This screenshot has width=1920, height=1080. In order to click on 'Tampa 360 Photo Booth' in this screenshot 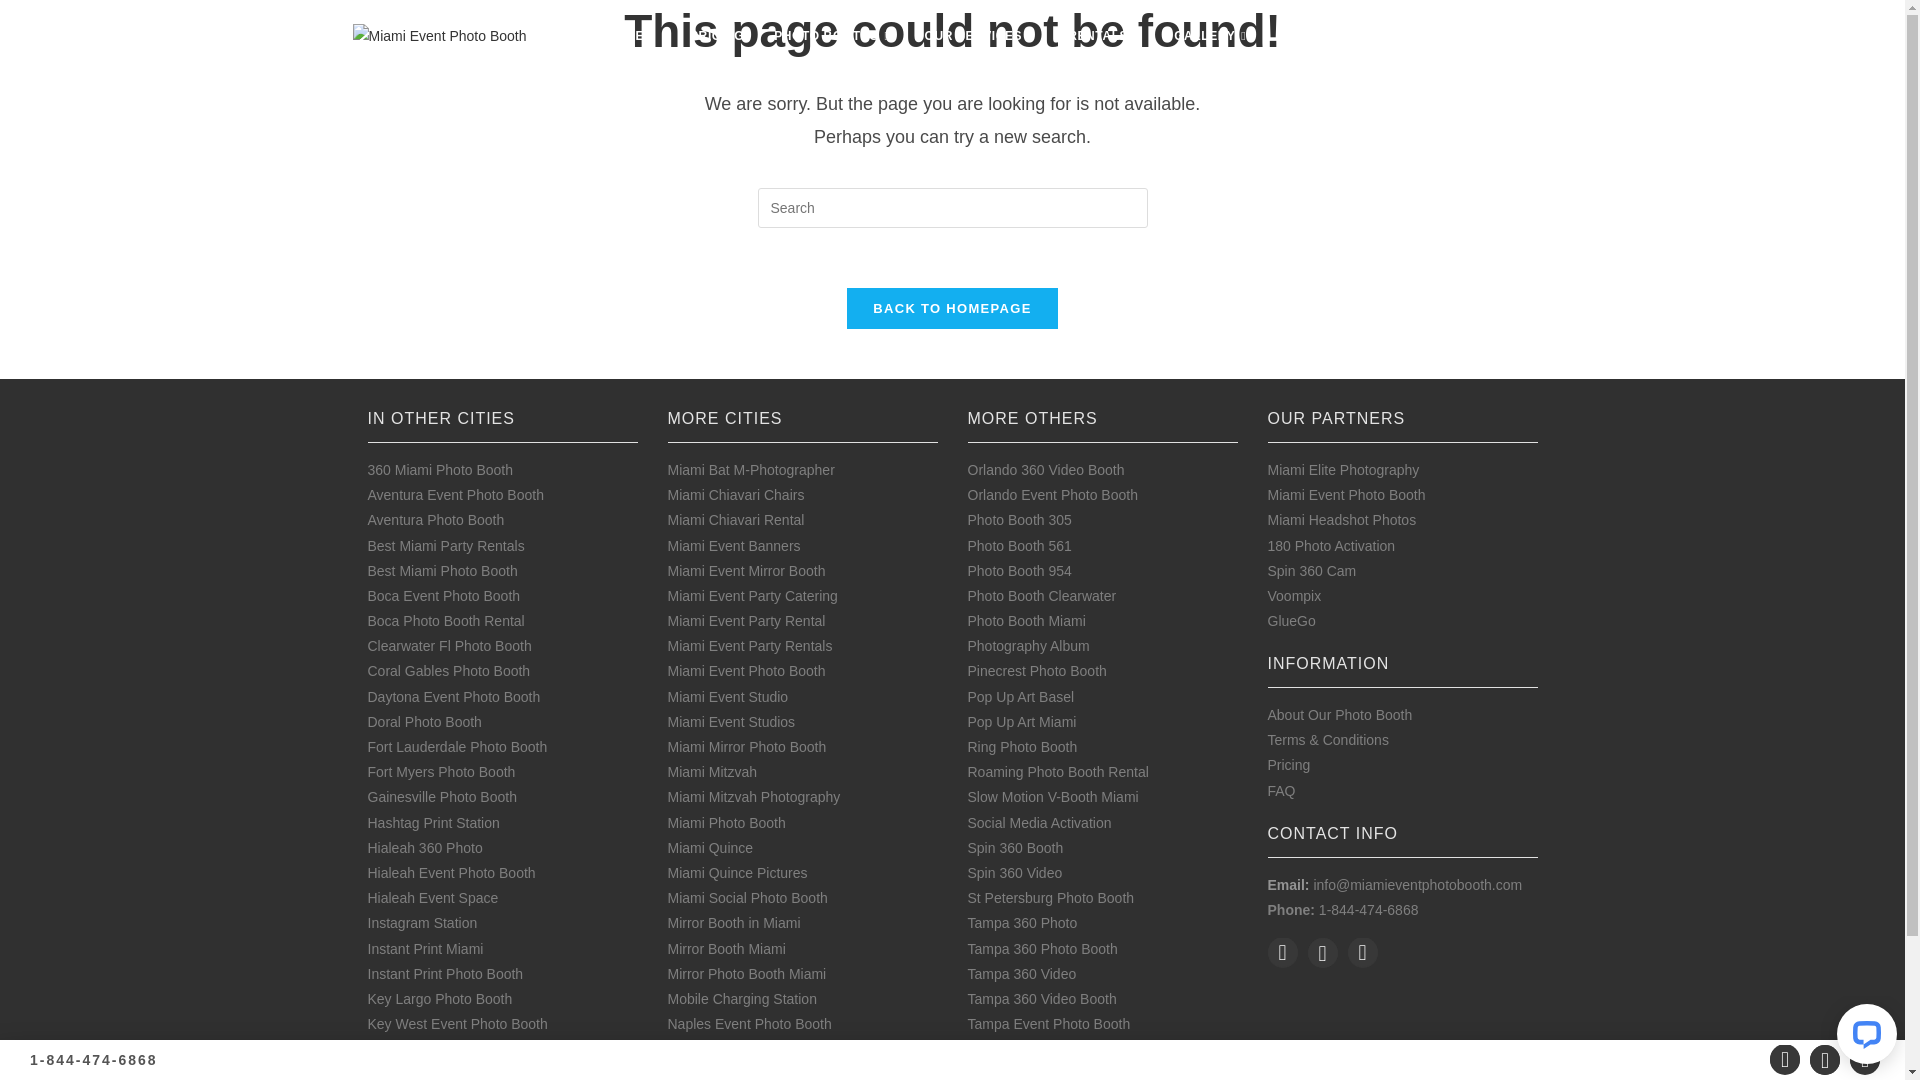, I will do `click(1041, 947)`.